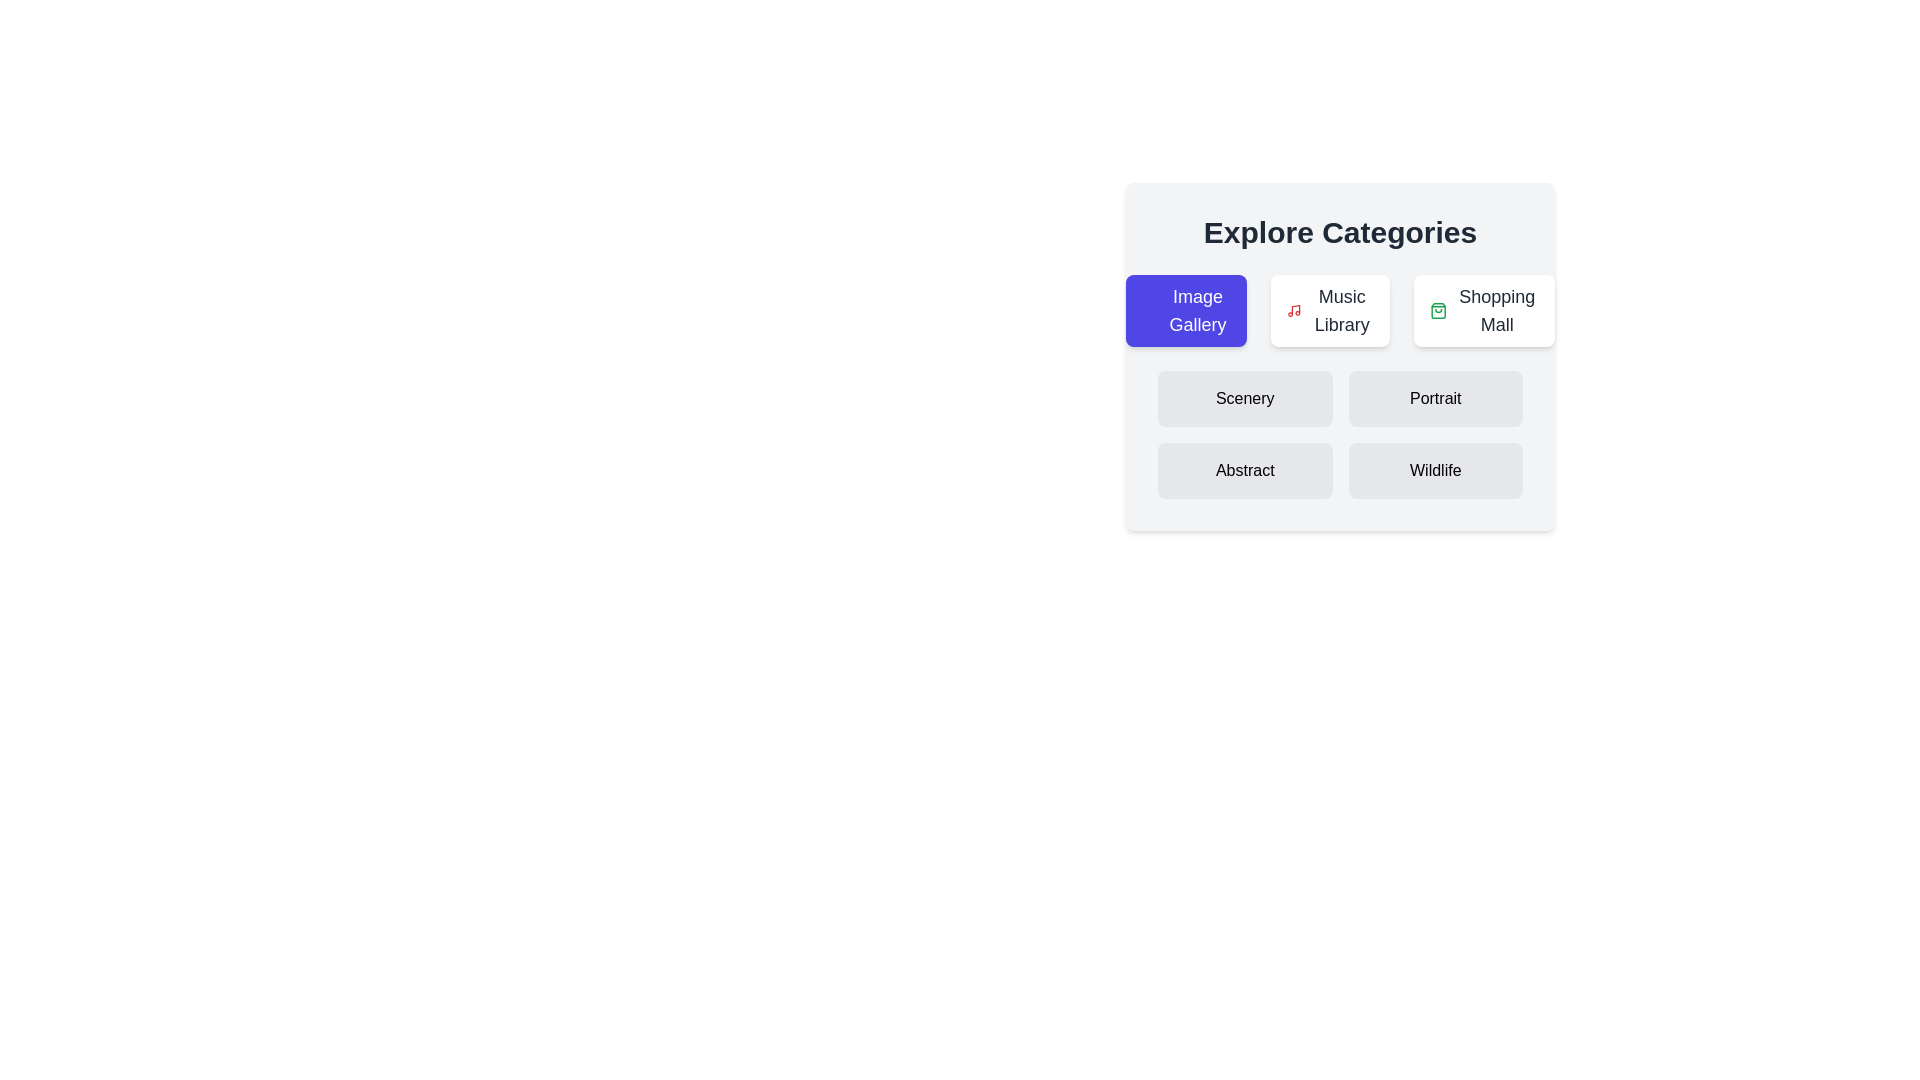 This screenshot has width=1920, height=1080. What do you see at coordinates (1438, 311) in the screenshot?
I see `the small shopping bag icon with a green outline located to the left of the text 'Shopping Mall', which is part of the 'Shopping Mall' button in the 'Explore Categories' card` at bounding box center [1438, 311].